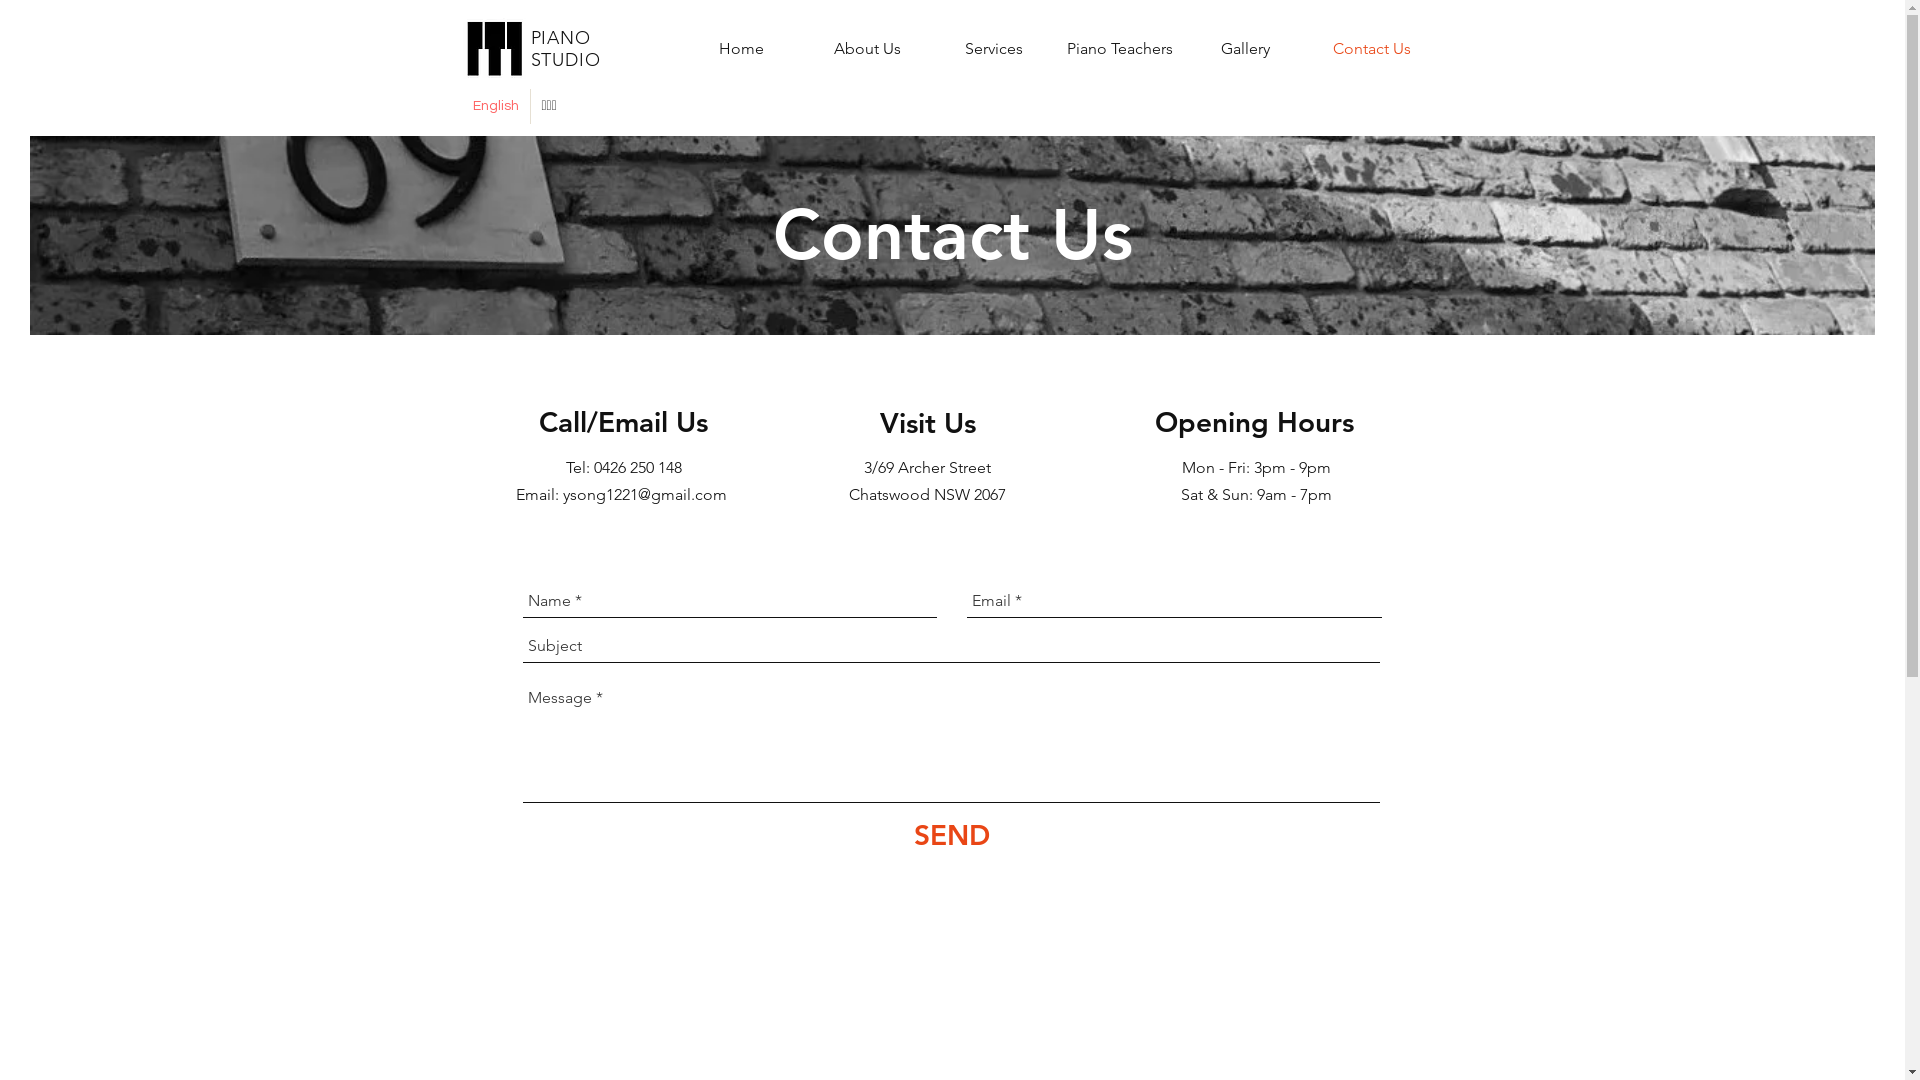  Describe the element at coordinates (622, 494) in the screenshot. I see `'Email: ysong1221@gmail.com '` at that location.